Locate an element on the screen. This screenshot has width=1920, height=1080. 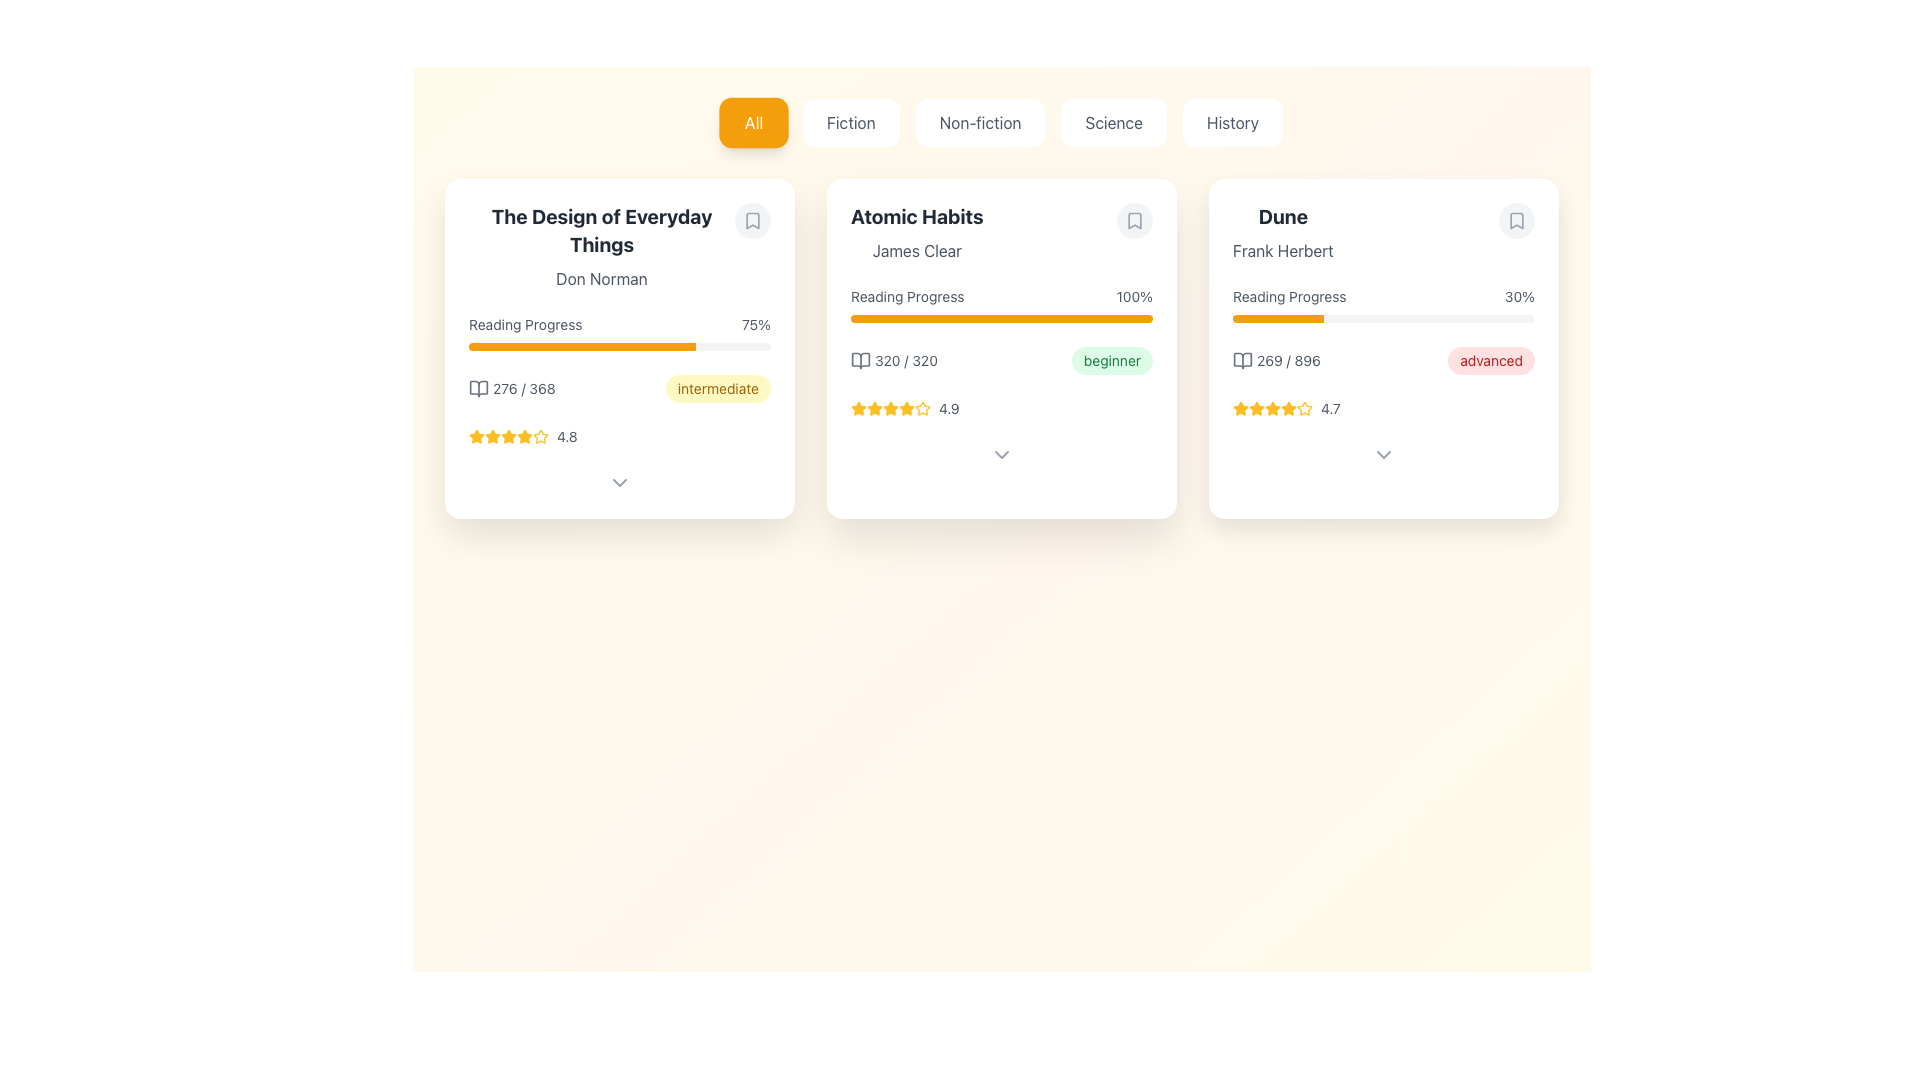
the bookmark icon button located in the upper-right corner of the first card is located at coordinates (752, 220).